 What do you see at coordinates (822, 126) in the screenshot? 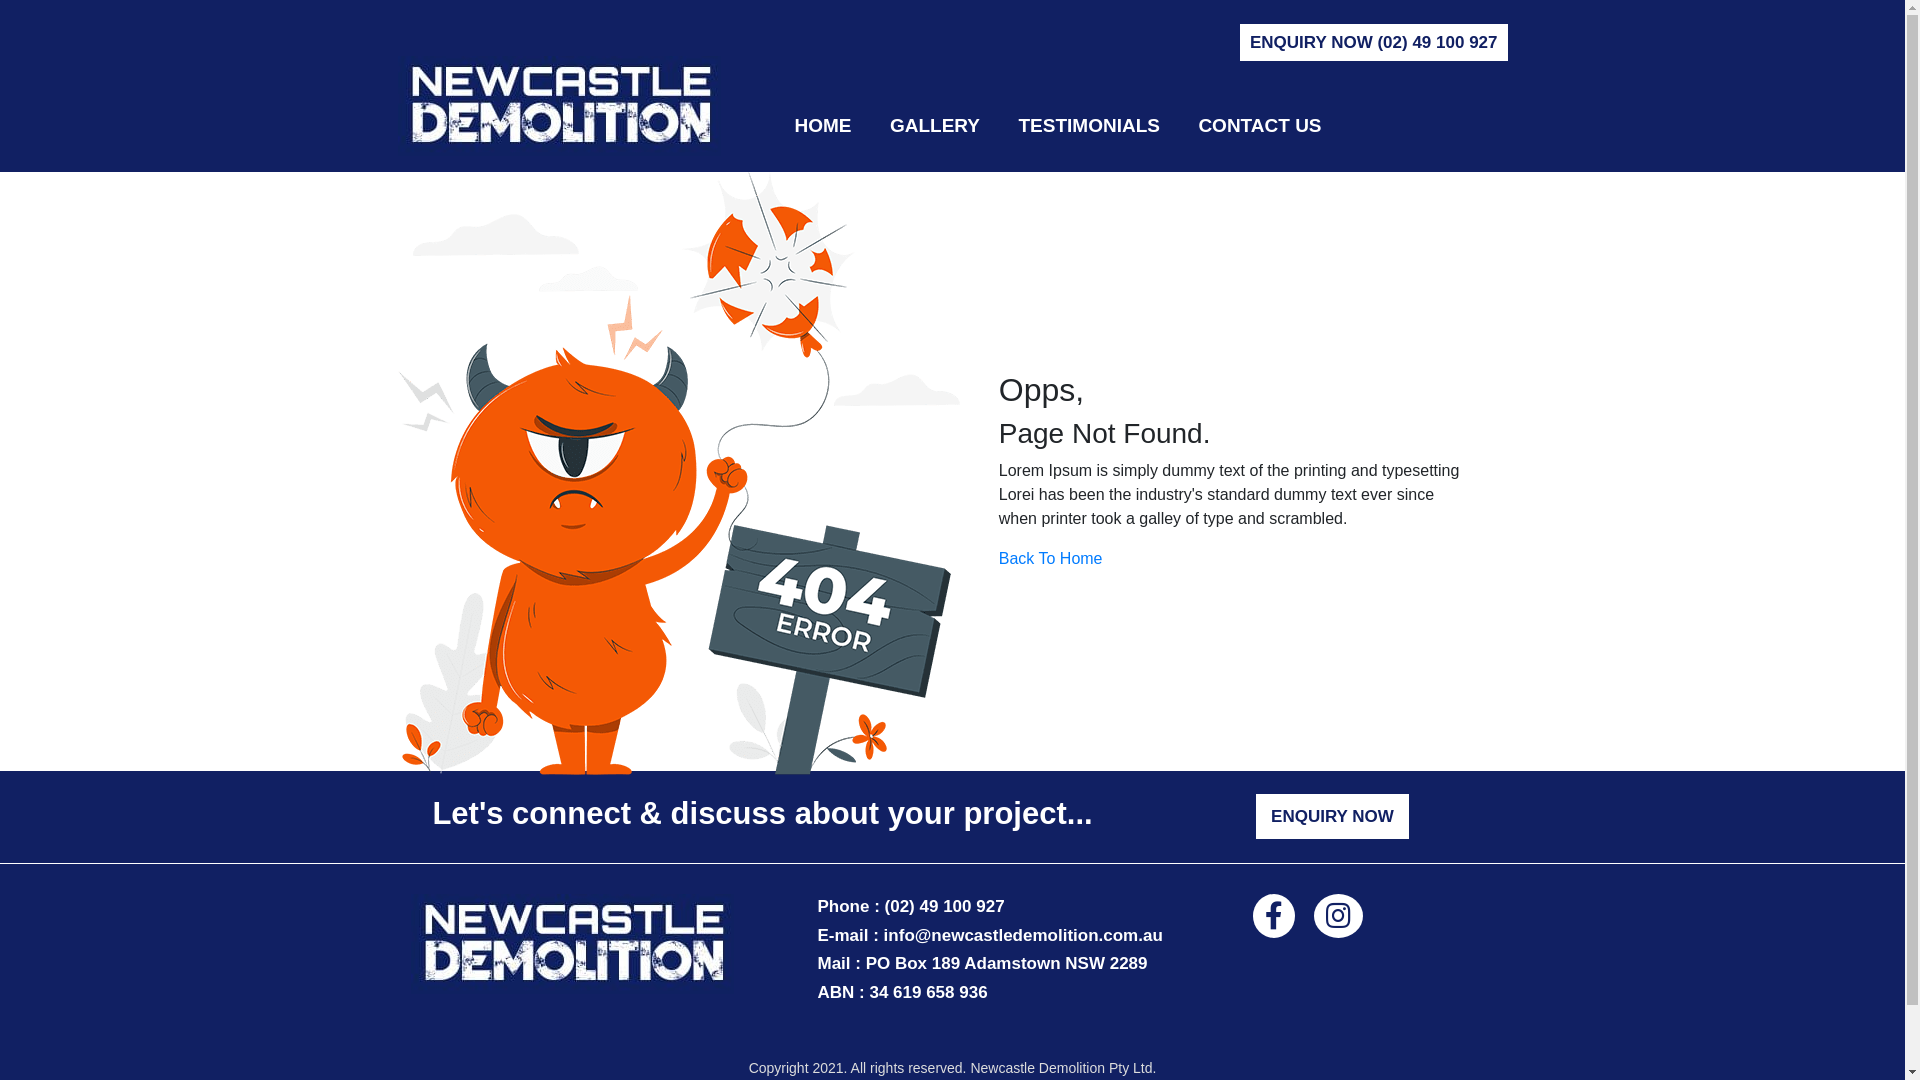
I see `'HOME'` at bounding box center [822, 126].